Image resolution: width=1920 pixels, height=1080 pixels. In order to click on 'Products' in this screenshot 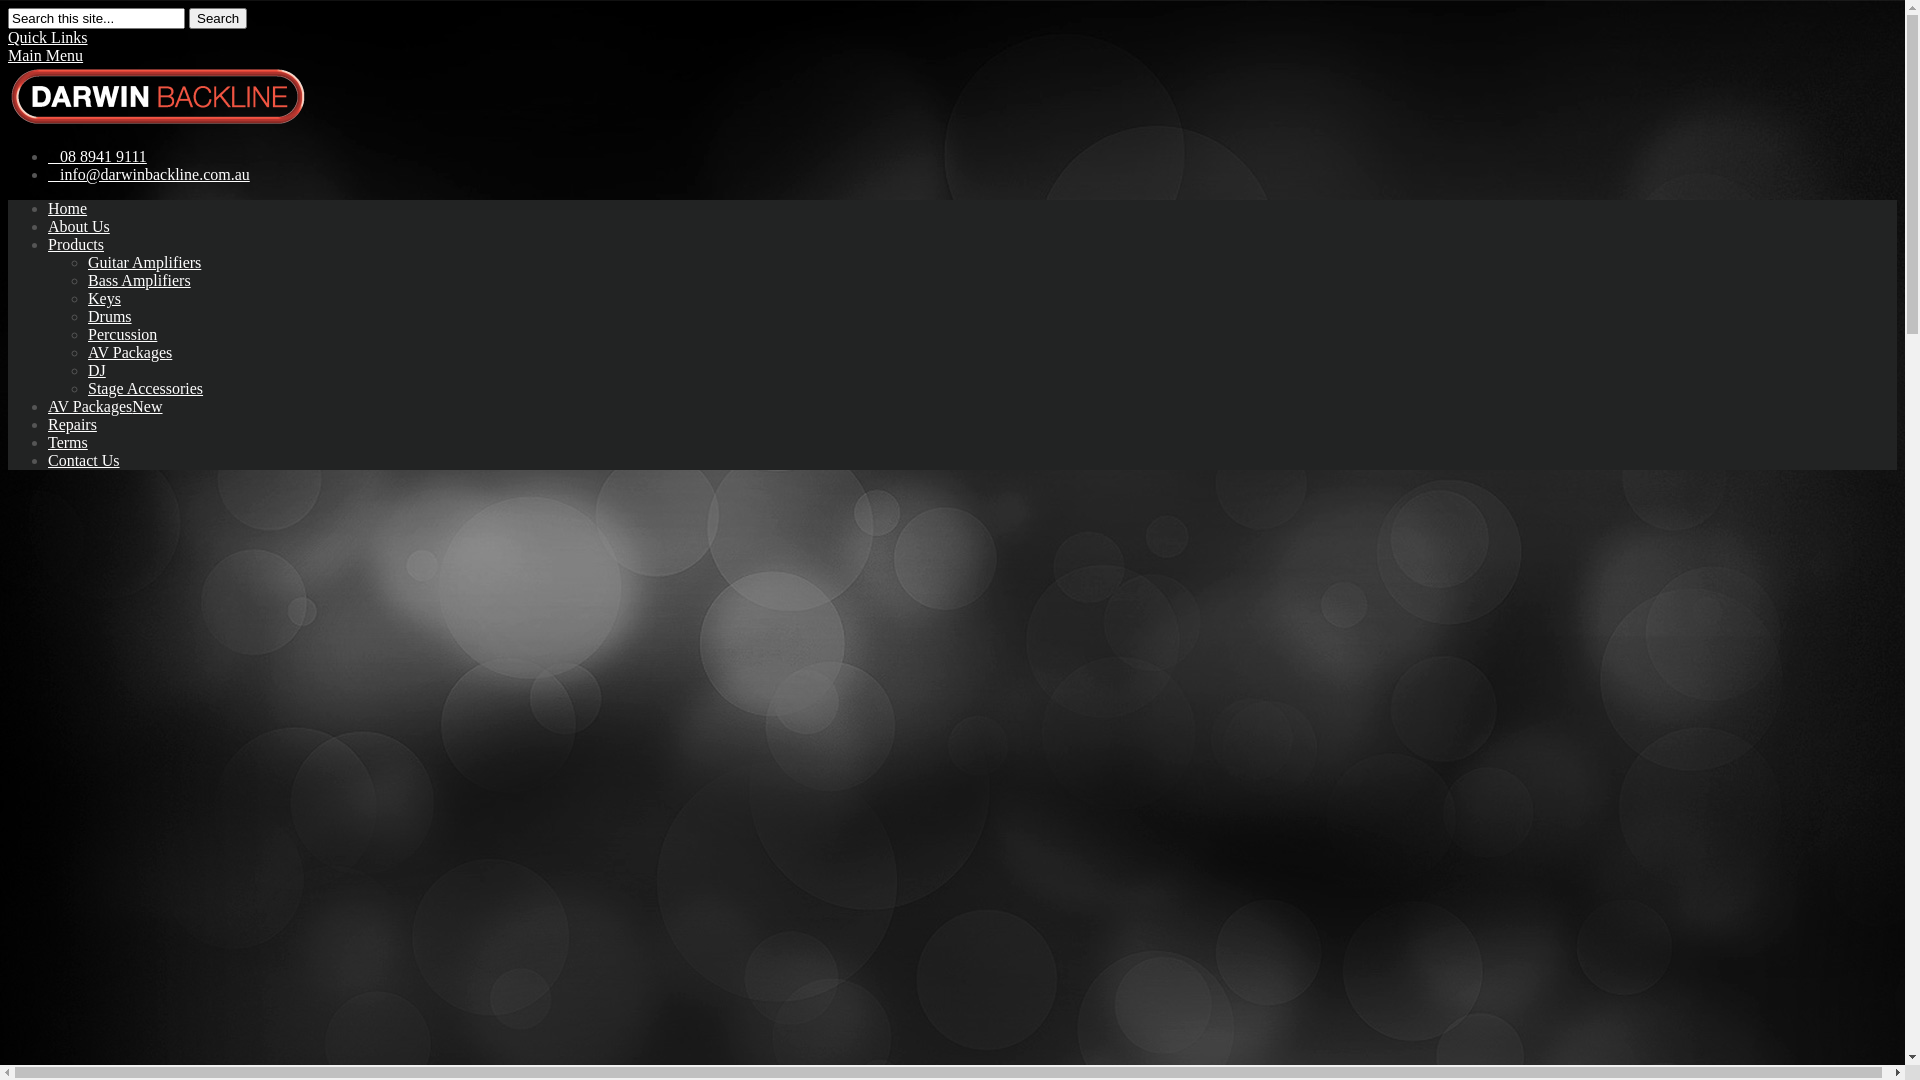, I will do `click(76, 243)`.